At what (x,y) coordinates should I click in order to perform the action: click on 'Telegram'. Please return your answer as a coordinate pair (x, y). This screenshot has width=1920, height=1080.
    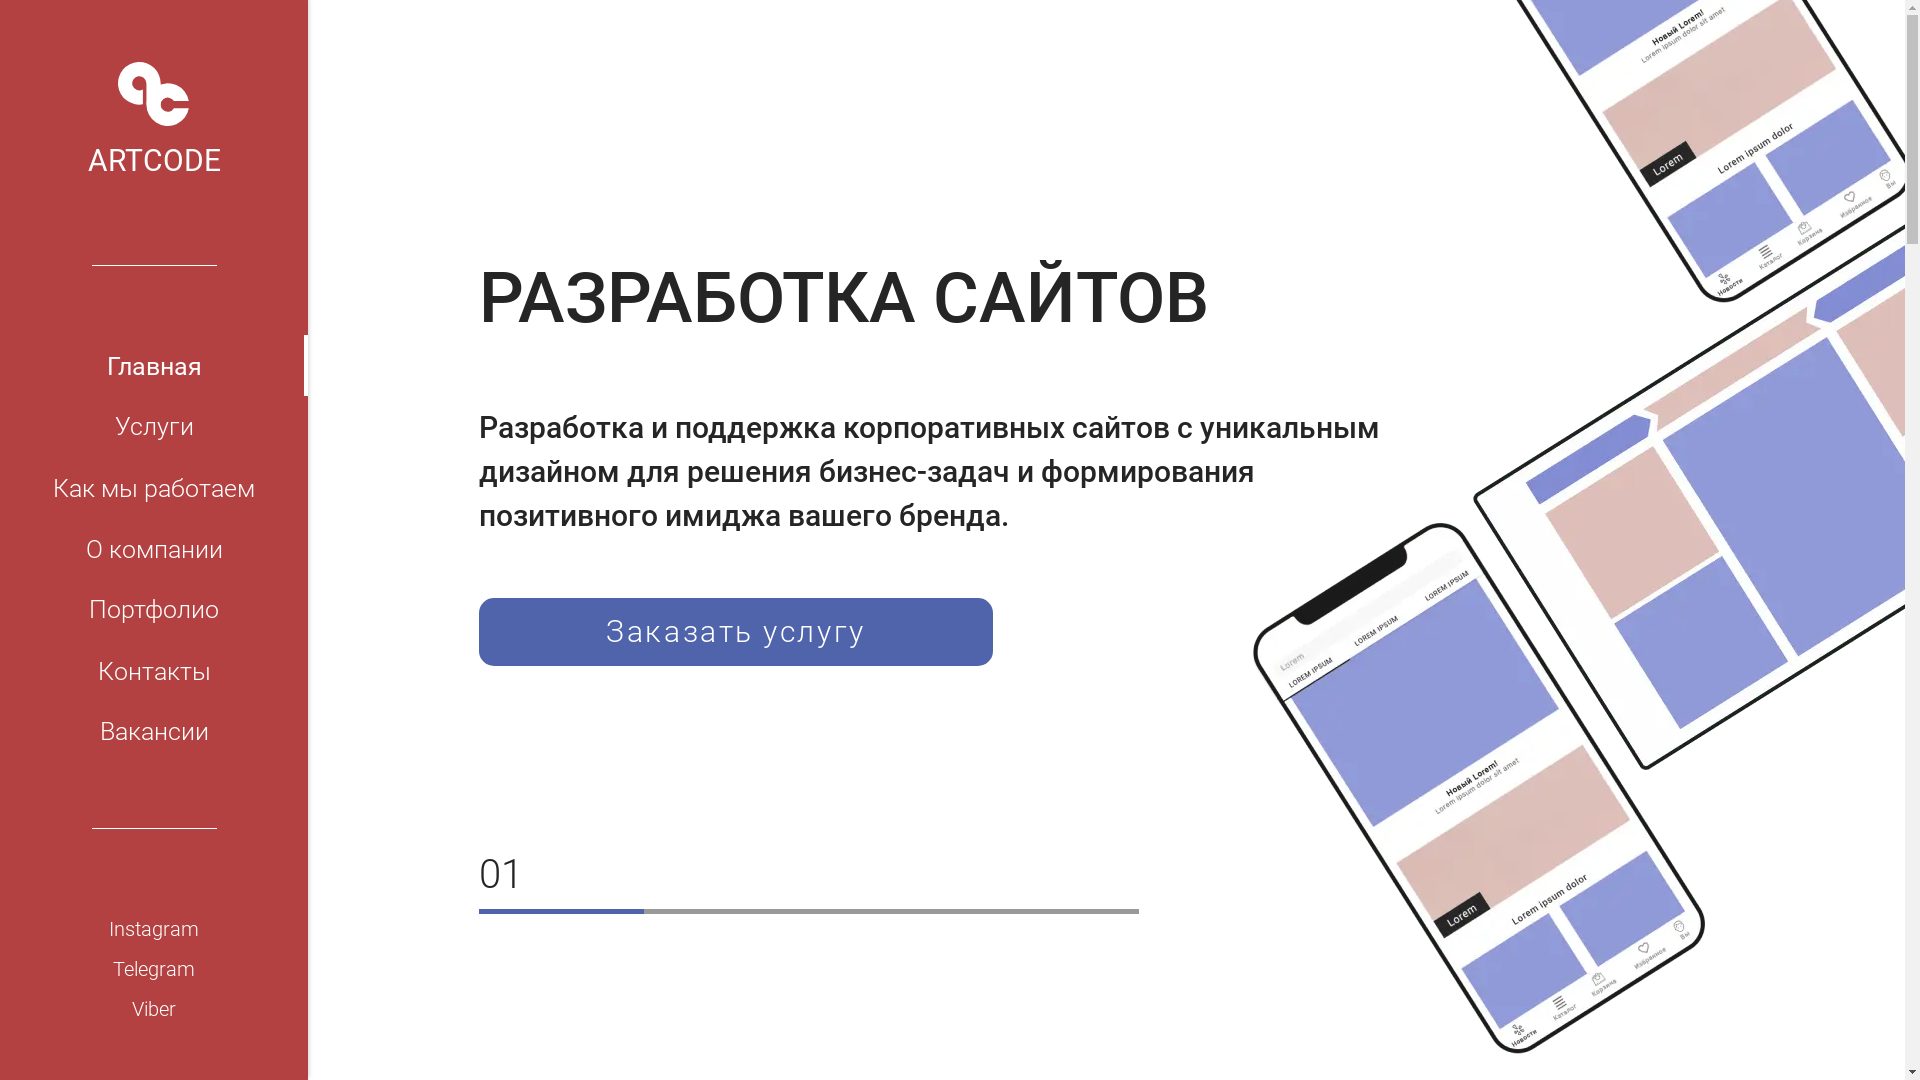
    Looking at the image, I should click on (152, 967).